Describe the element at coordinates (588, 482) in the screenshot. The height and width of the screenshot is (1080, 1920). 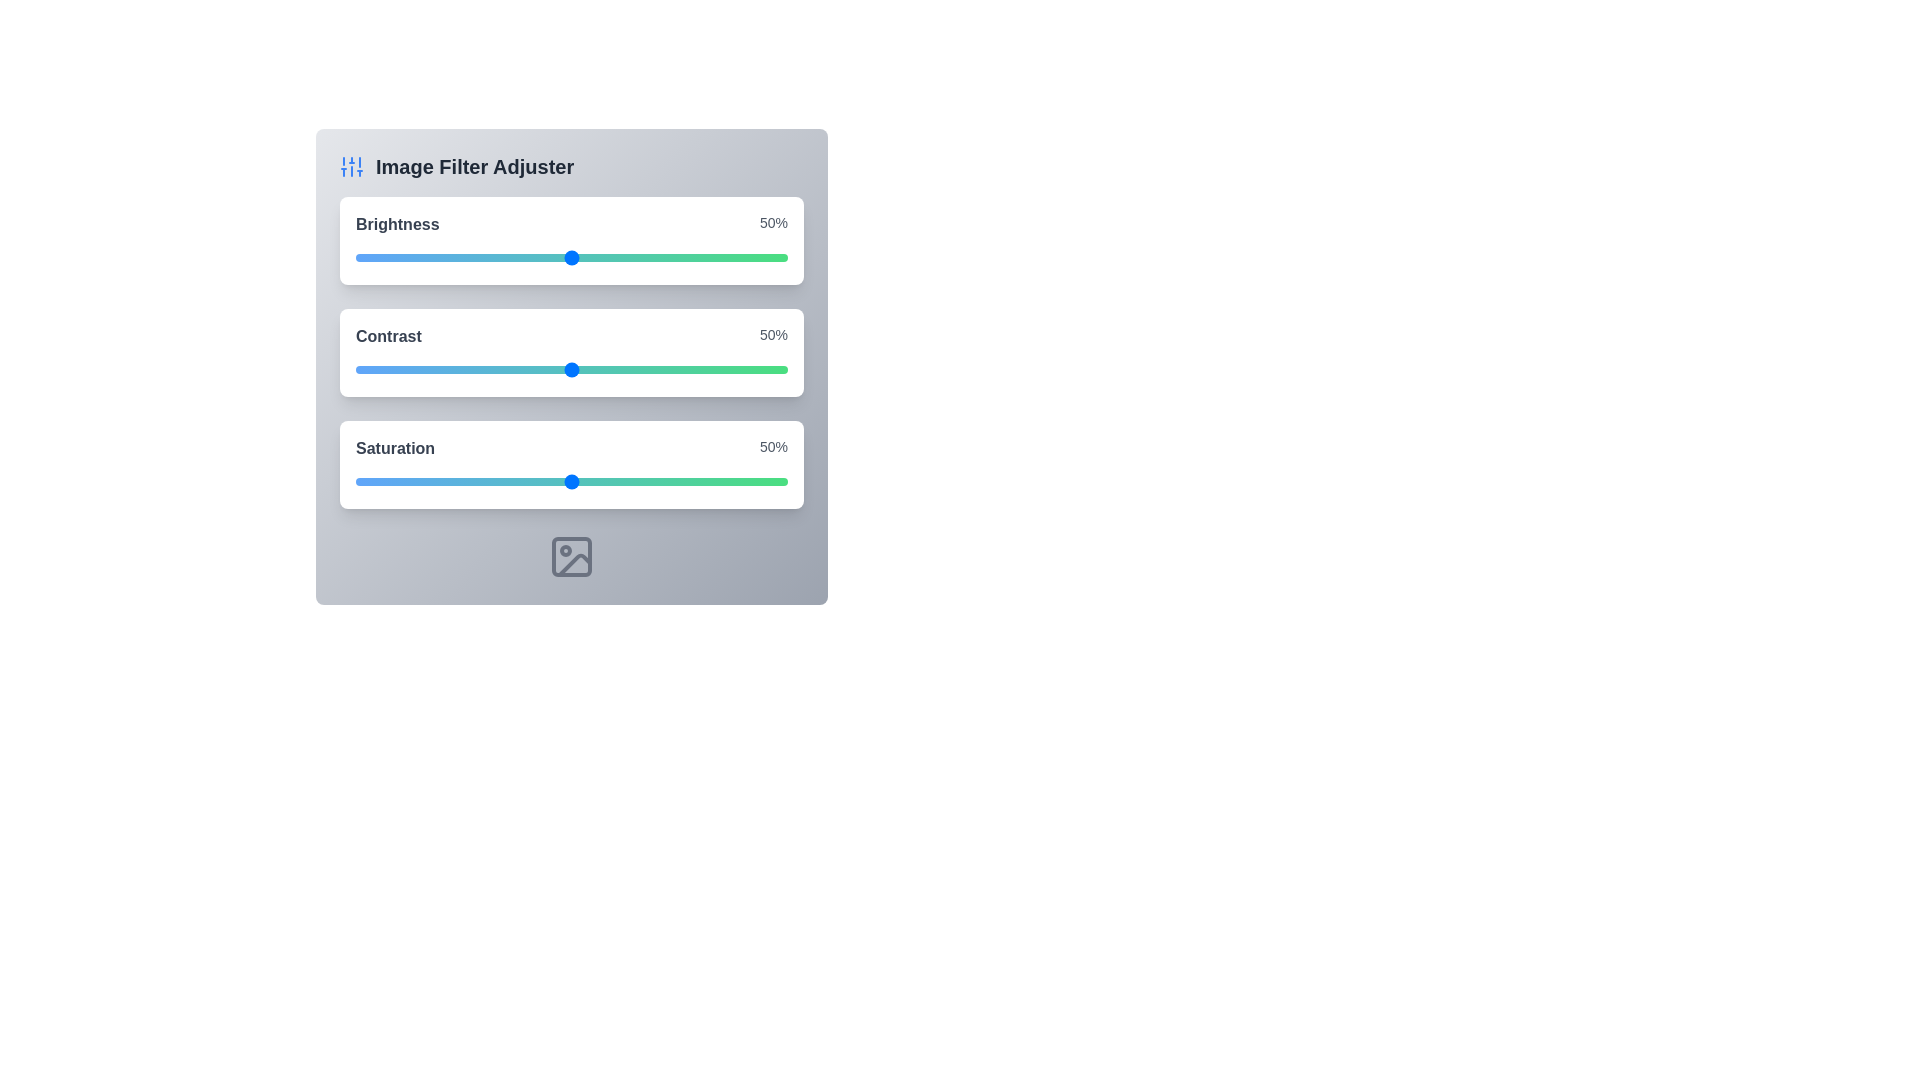
I see `the saturation slider to 54%` at that location.